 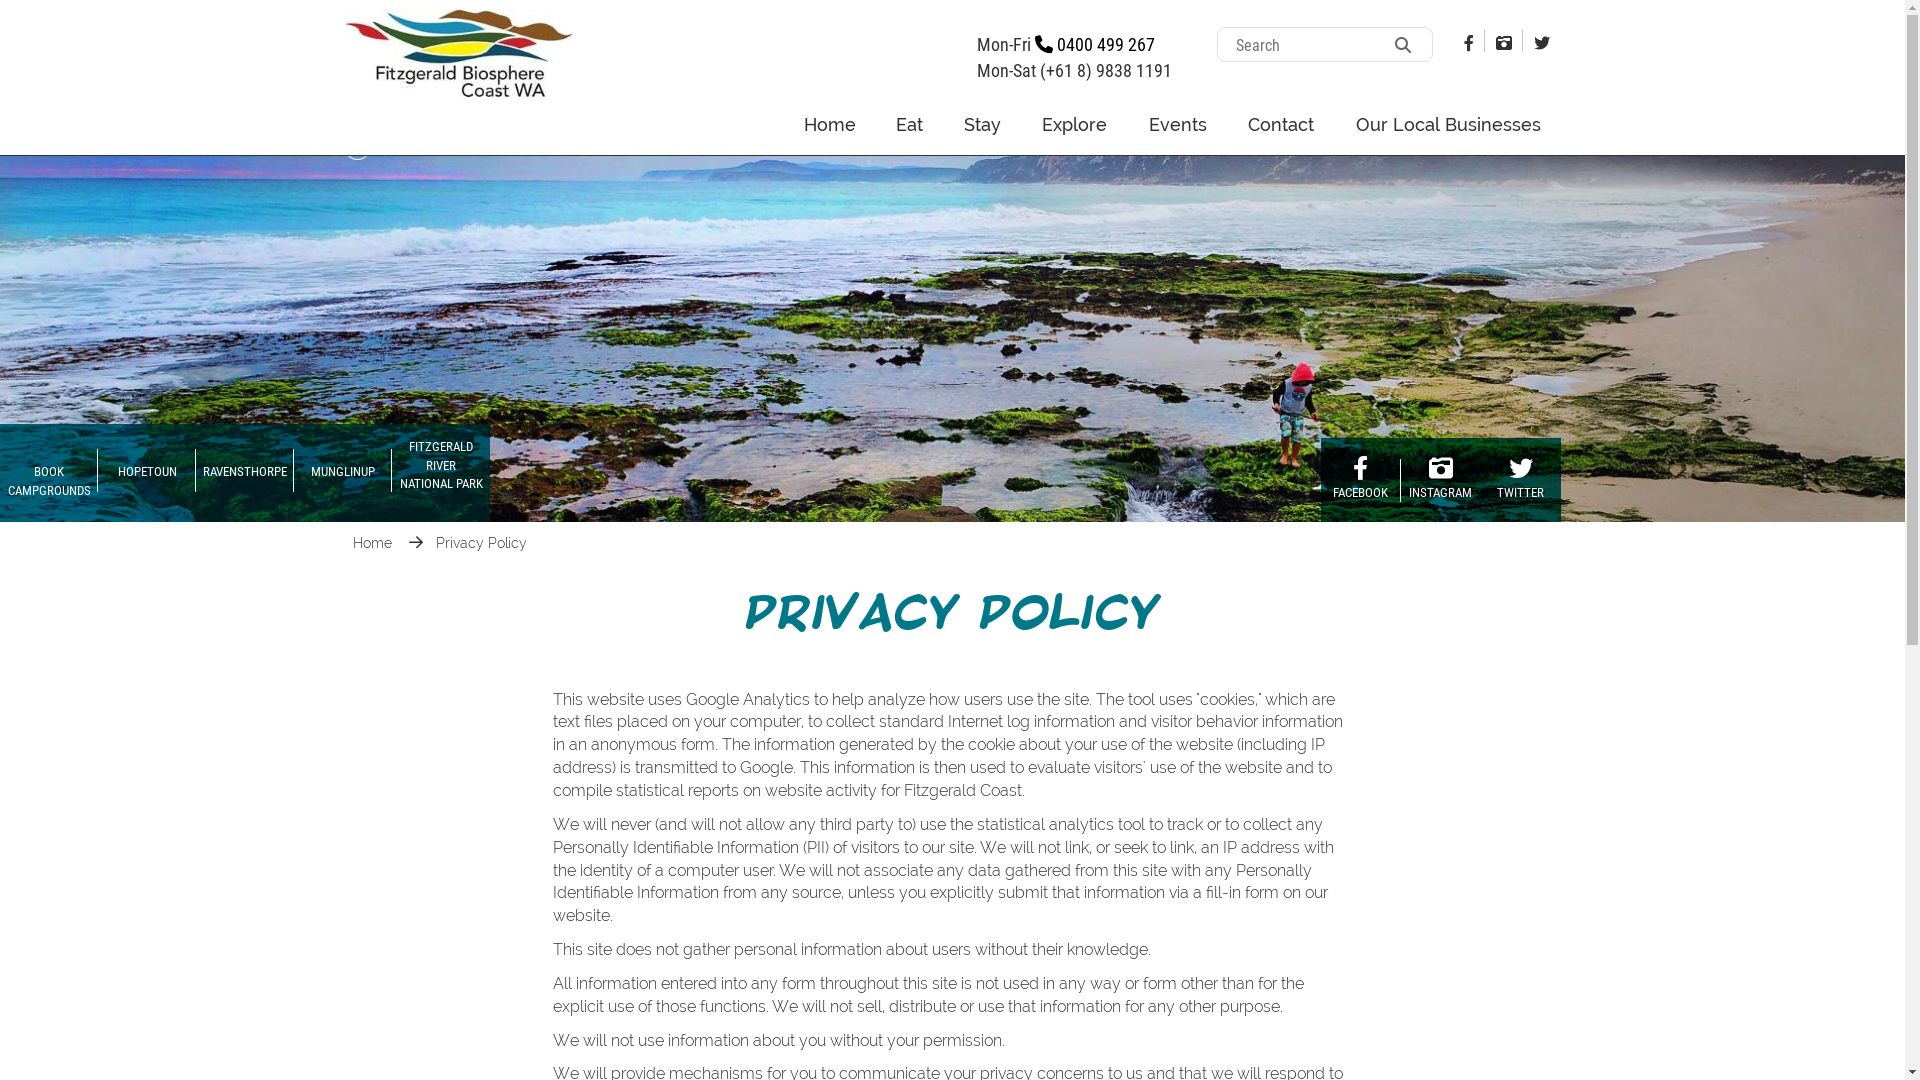 What do you see at coordinates (344, 50) in the screenshot?
I see `'Fitzgerald Coast'` at bounding box center [344, 50].